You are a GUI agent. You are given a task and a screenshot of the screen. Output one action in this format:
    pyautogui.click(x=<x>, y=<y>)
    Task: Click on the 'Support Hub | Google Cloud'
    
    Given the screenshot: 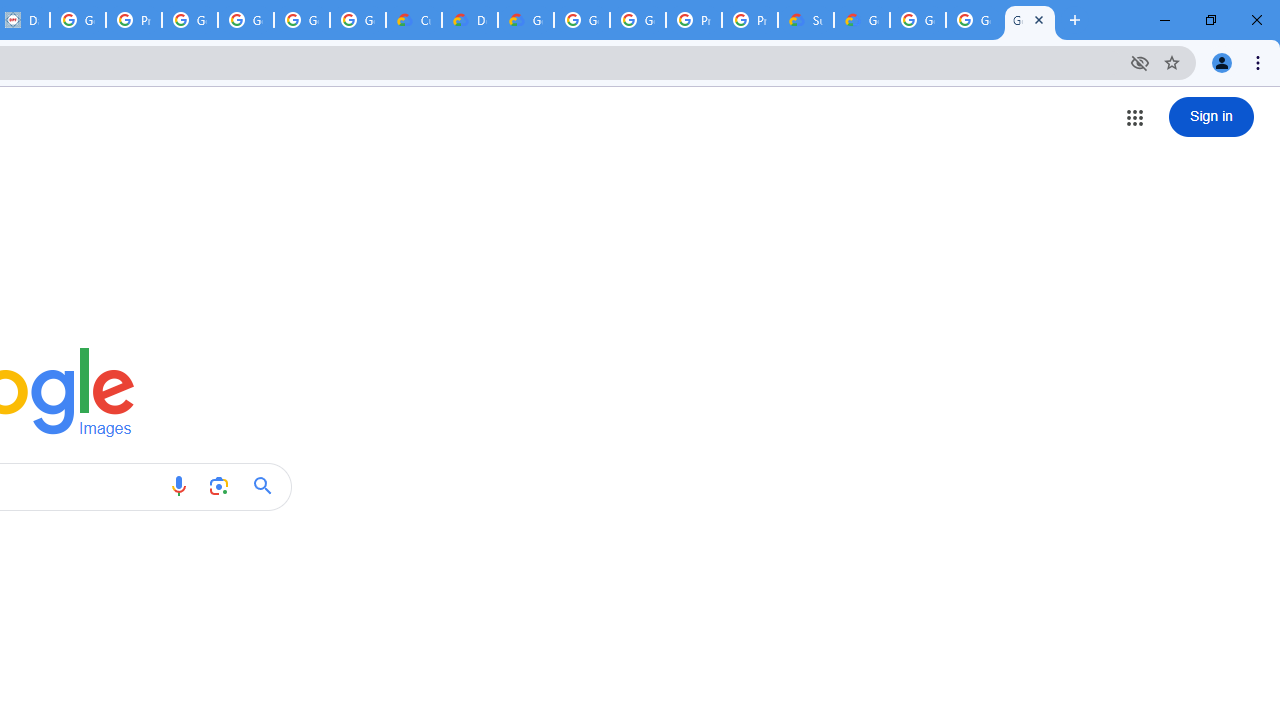 What is the action you would take?
    pyautogui.click(x=806, y=20)
    